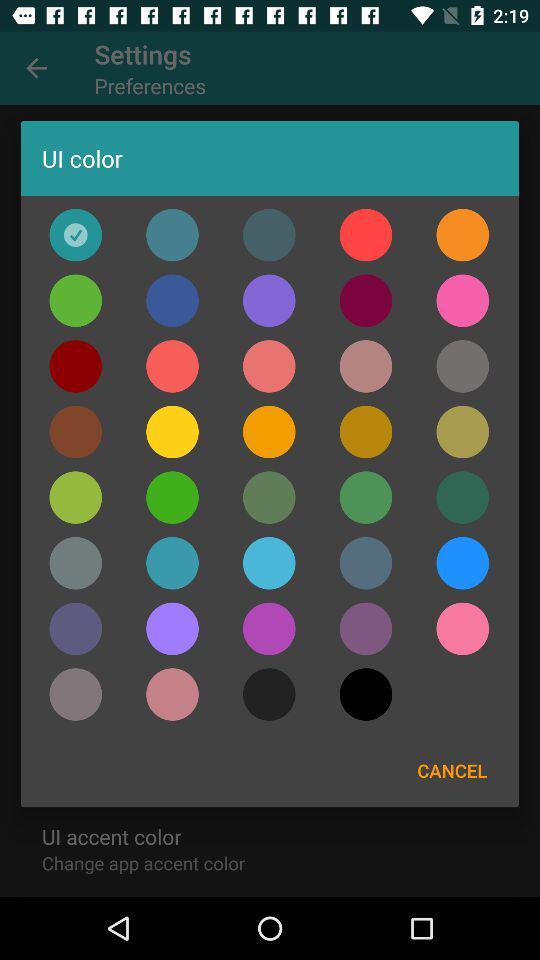  What do you see at coordinates (74, 496) in the screenshot?
I see `change ui color` at bounding box center [74, 496].